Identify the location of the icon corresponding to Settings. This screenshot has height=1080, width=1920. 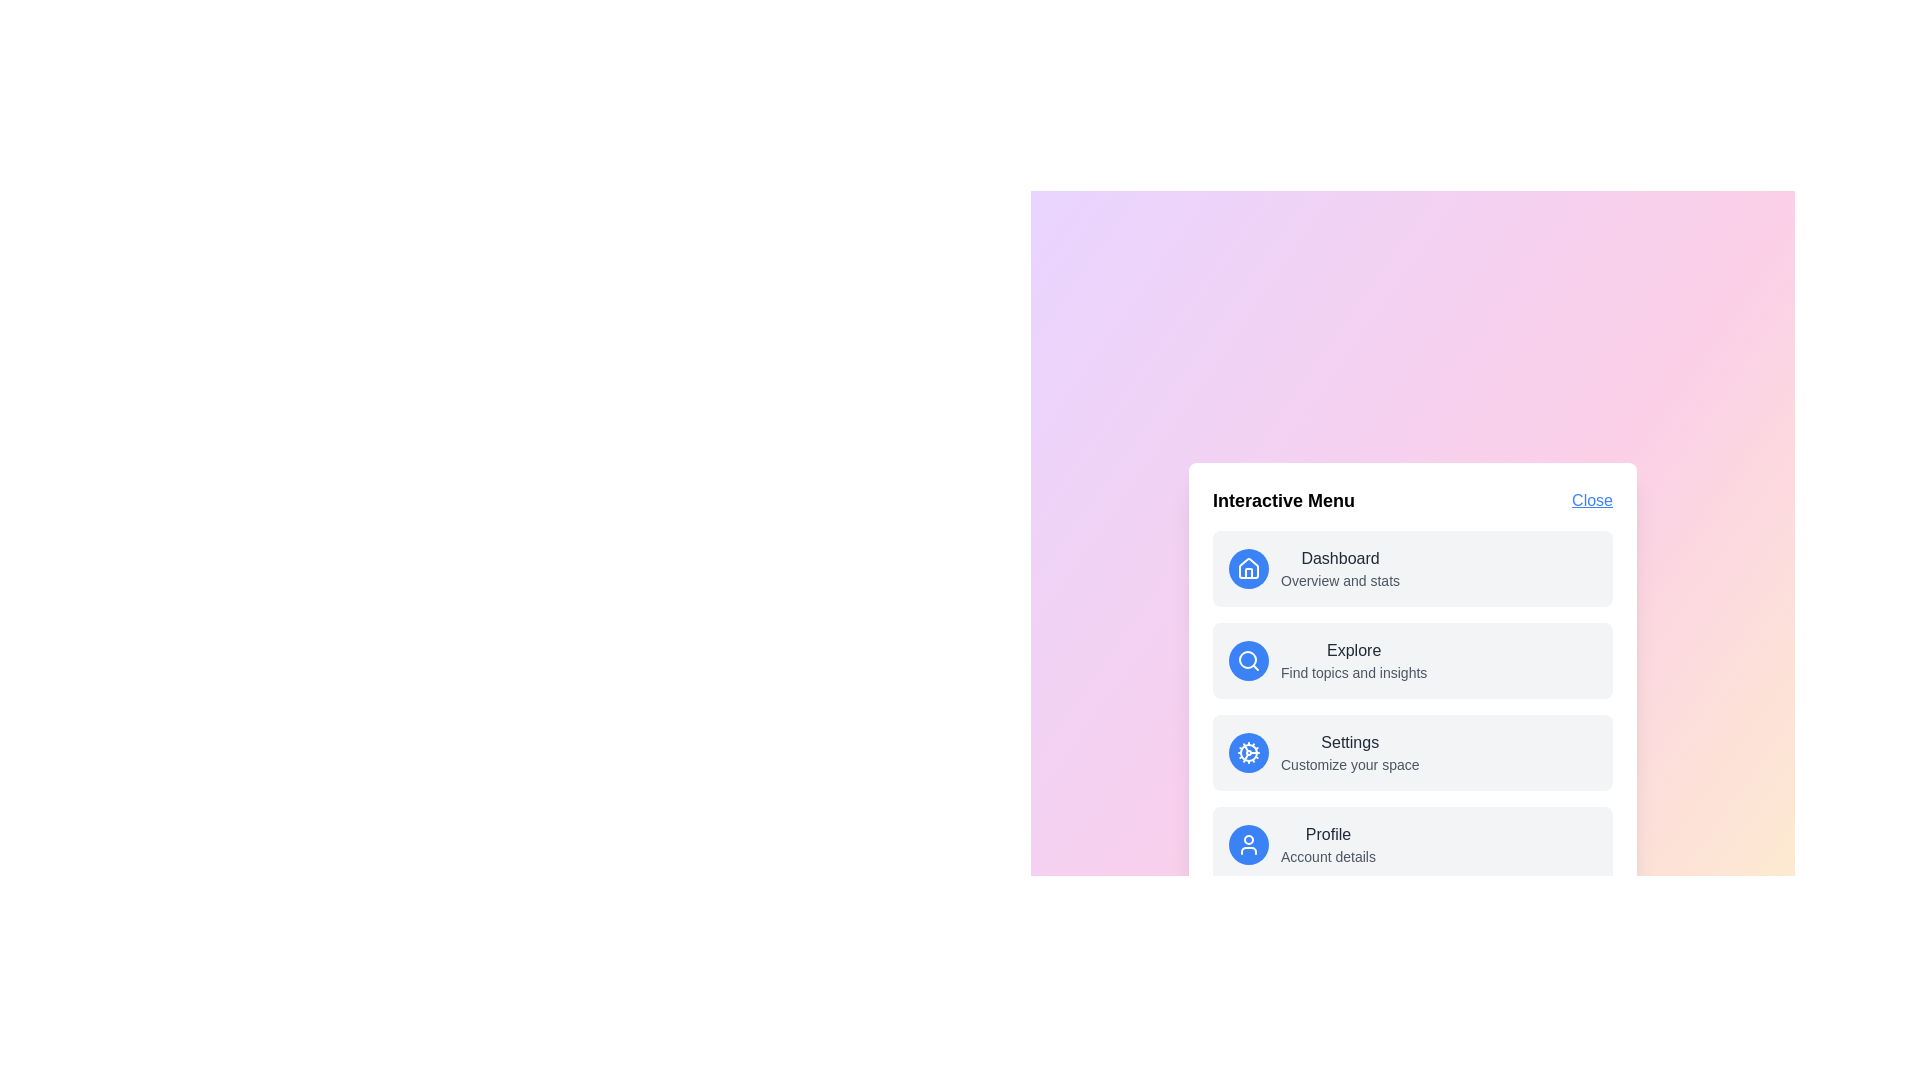
(1247, 752).